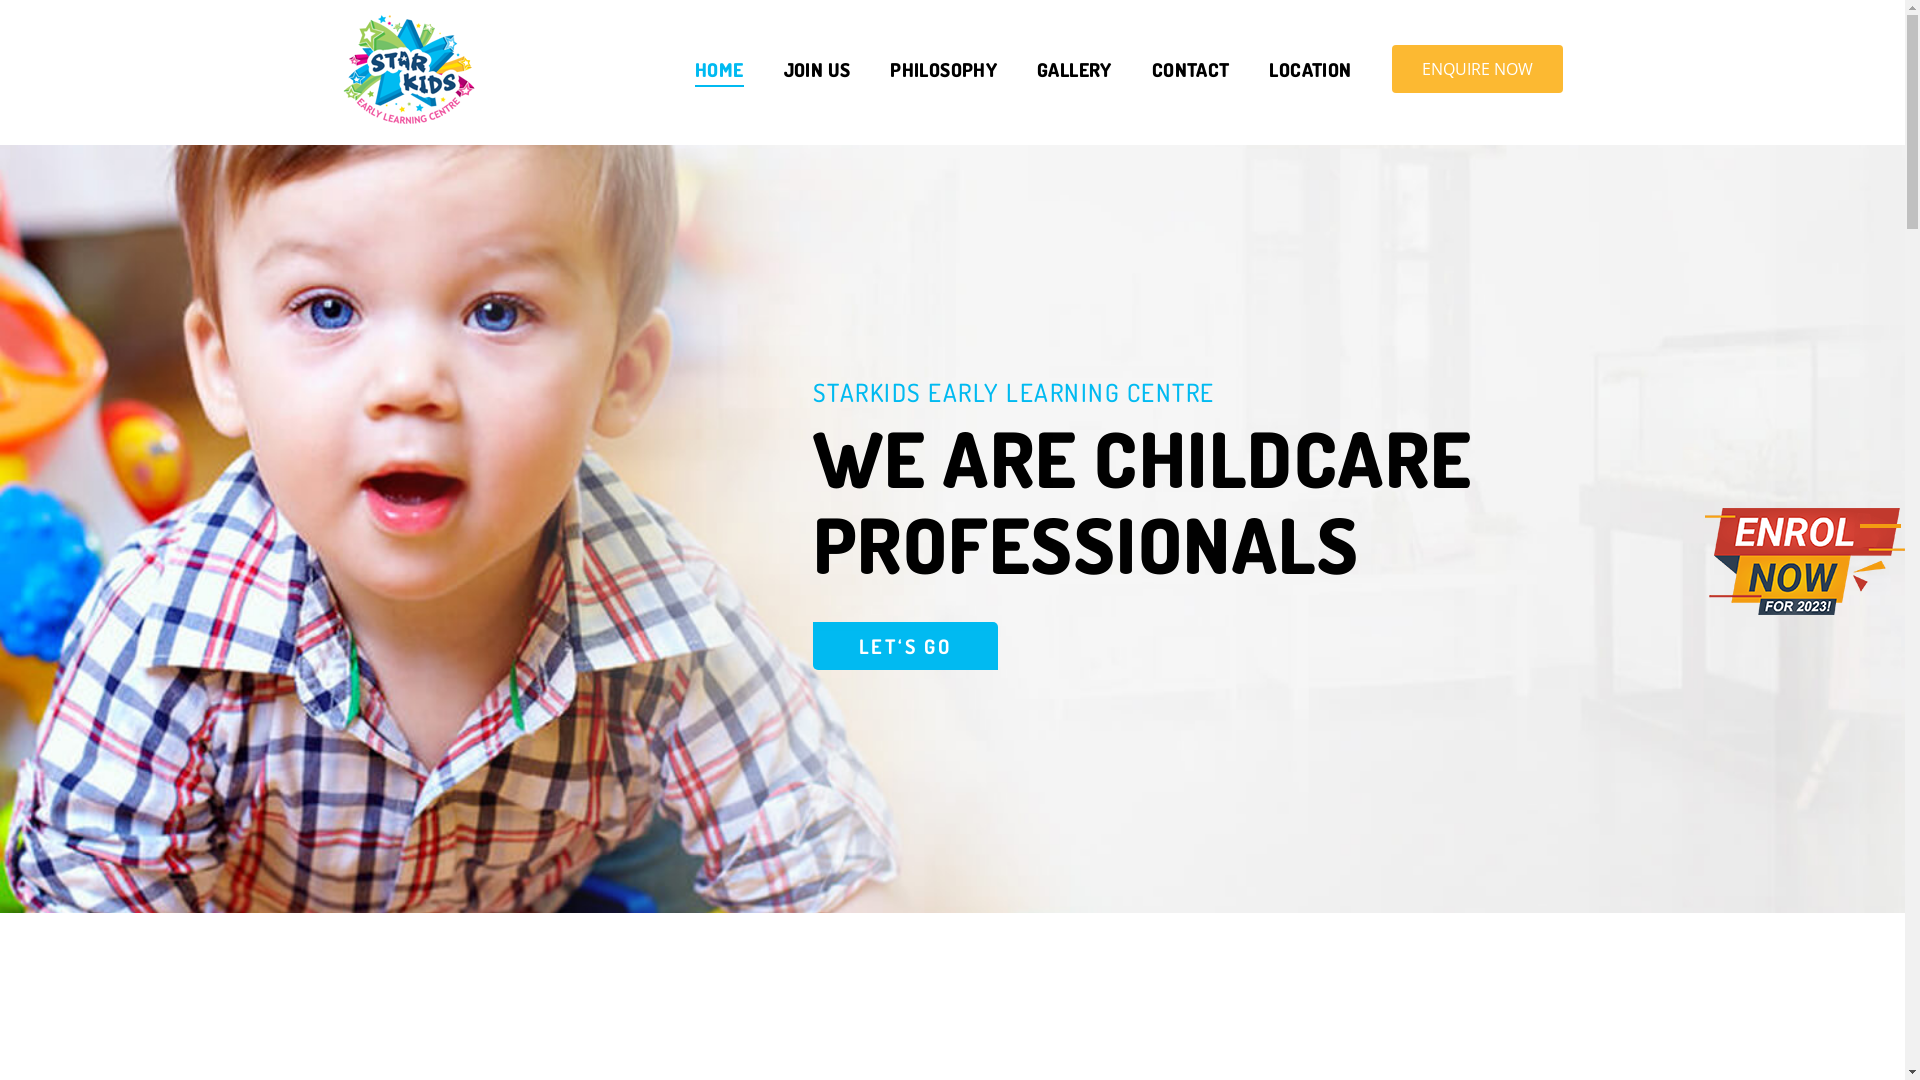  I want to click on 'ENQUIRE NOW', so click(1477, 68).